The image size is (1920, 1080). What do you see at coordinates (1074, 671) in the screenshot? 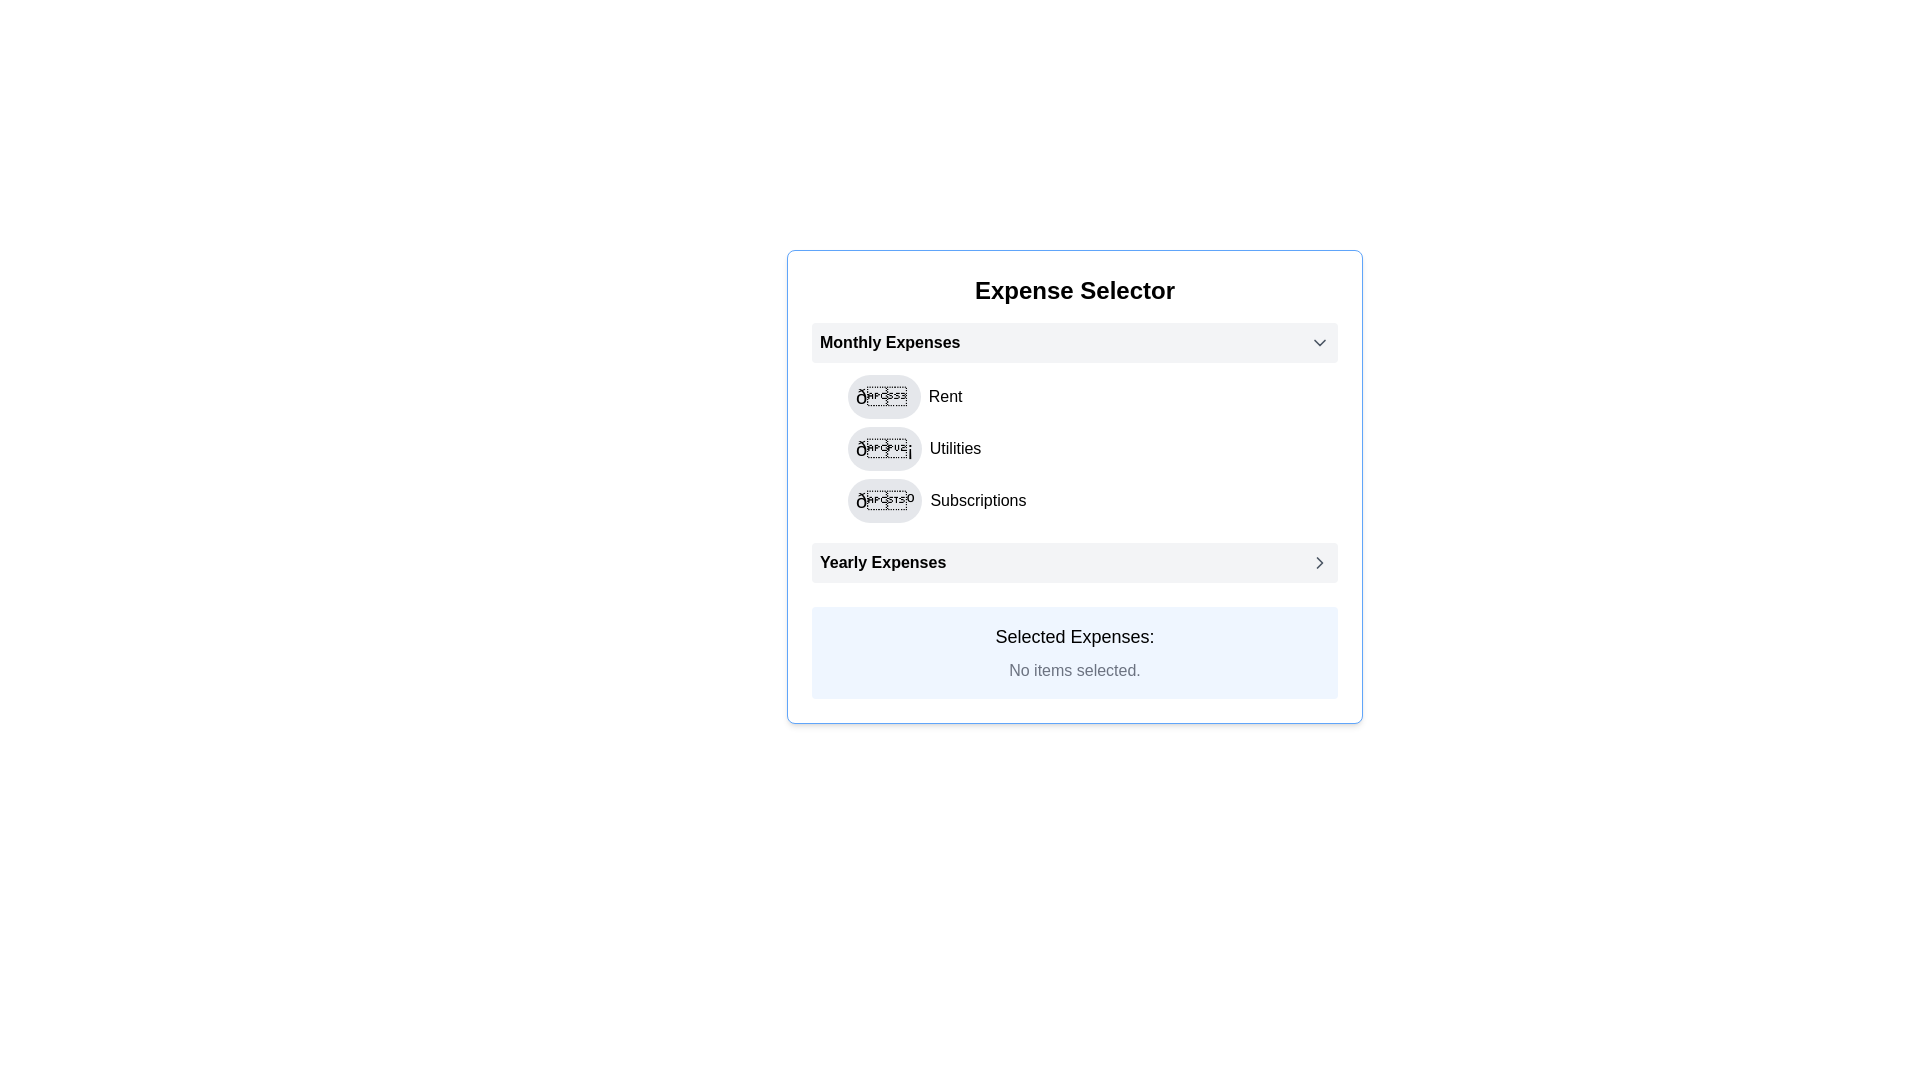
I see `the static text displaying 'No items selected.' located under the label 'Selected Expenses:' in the Expense Selector section` at bounding box center [1074, 671].